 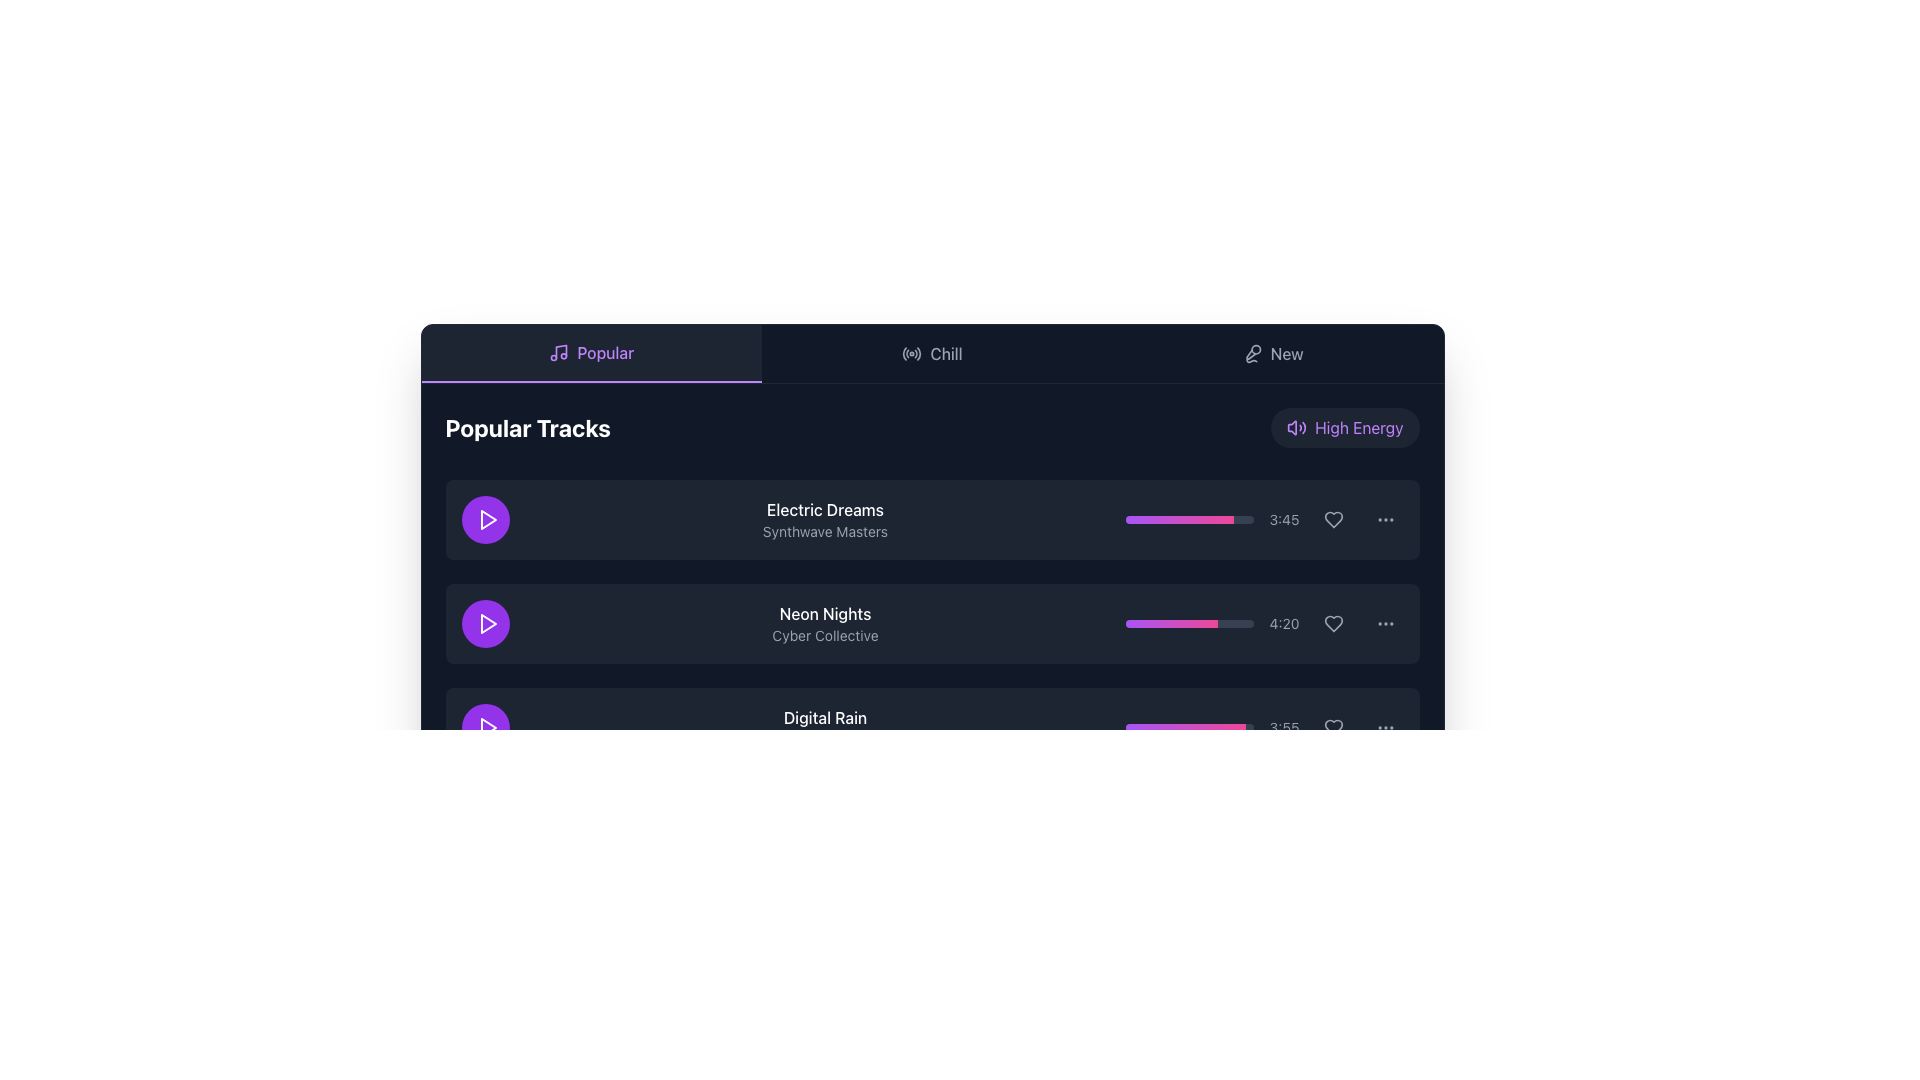 What do you see at coordinates (1195, 623) in the screenshot?
I see `progress` at bounding box center [1195, 623].